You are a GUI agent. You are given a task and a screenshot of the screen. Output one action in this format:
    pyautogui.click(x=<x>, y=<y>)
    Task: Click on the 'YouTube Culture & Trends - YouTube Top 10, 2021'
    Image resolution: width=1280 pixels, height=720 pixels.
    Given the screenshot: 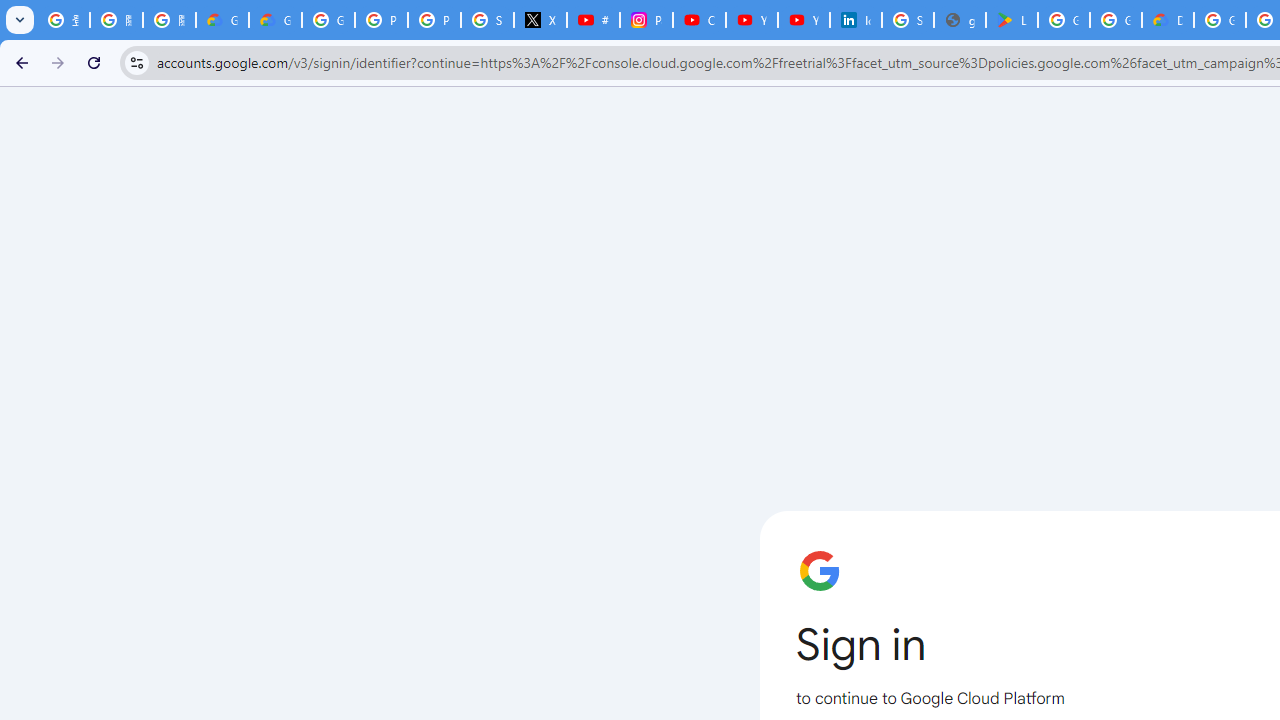 What is the action you would take?
    pyautogui.click(x=803, y=20)
    